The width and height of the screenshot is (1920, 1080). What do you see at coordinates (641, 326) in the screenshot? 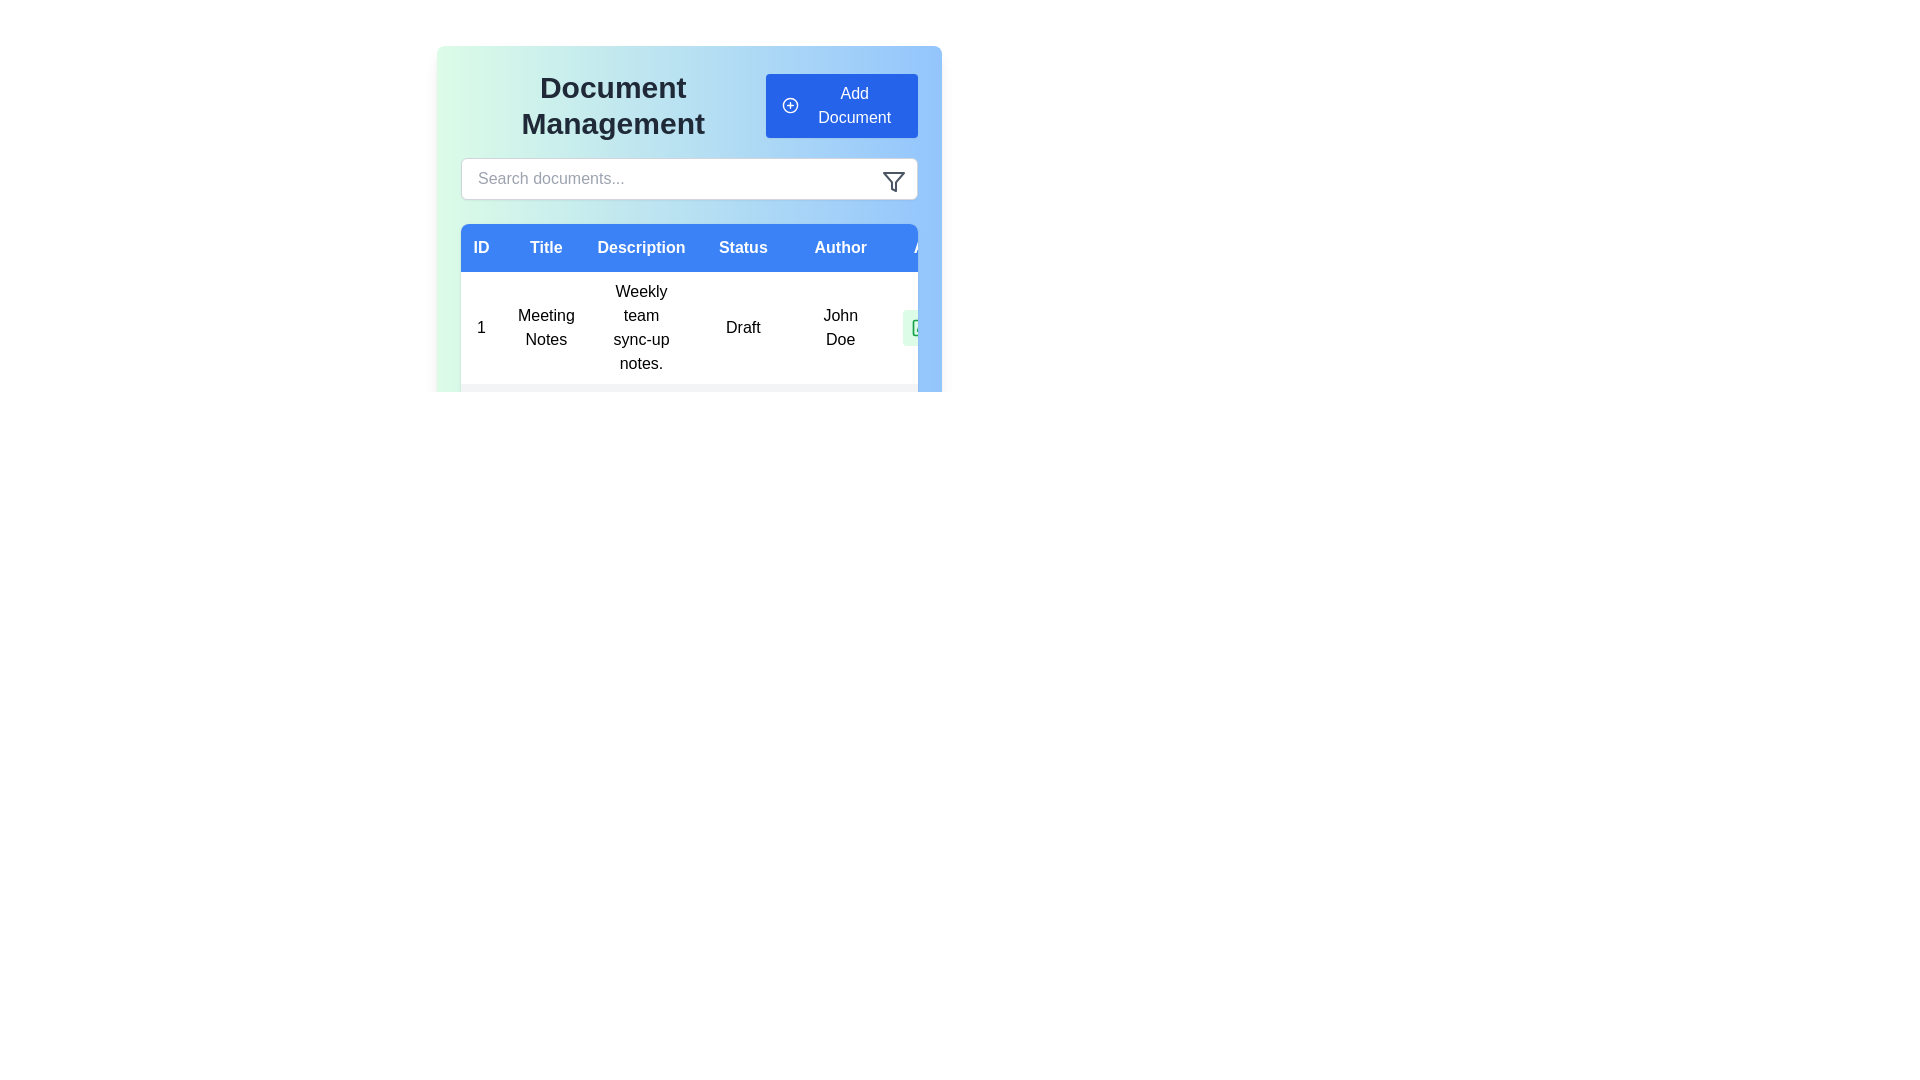
I see `the Text label in the 'Description' column of the meeting notes table, which provides details about the entry` at bounding box center [641, 326].